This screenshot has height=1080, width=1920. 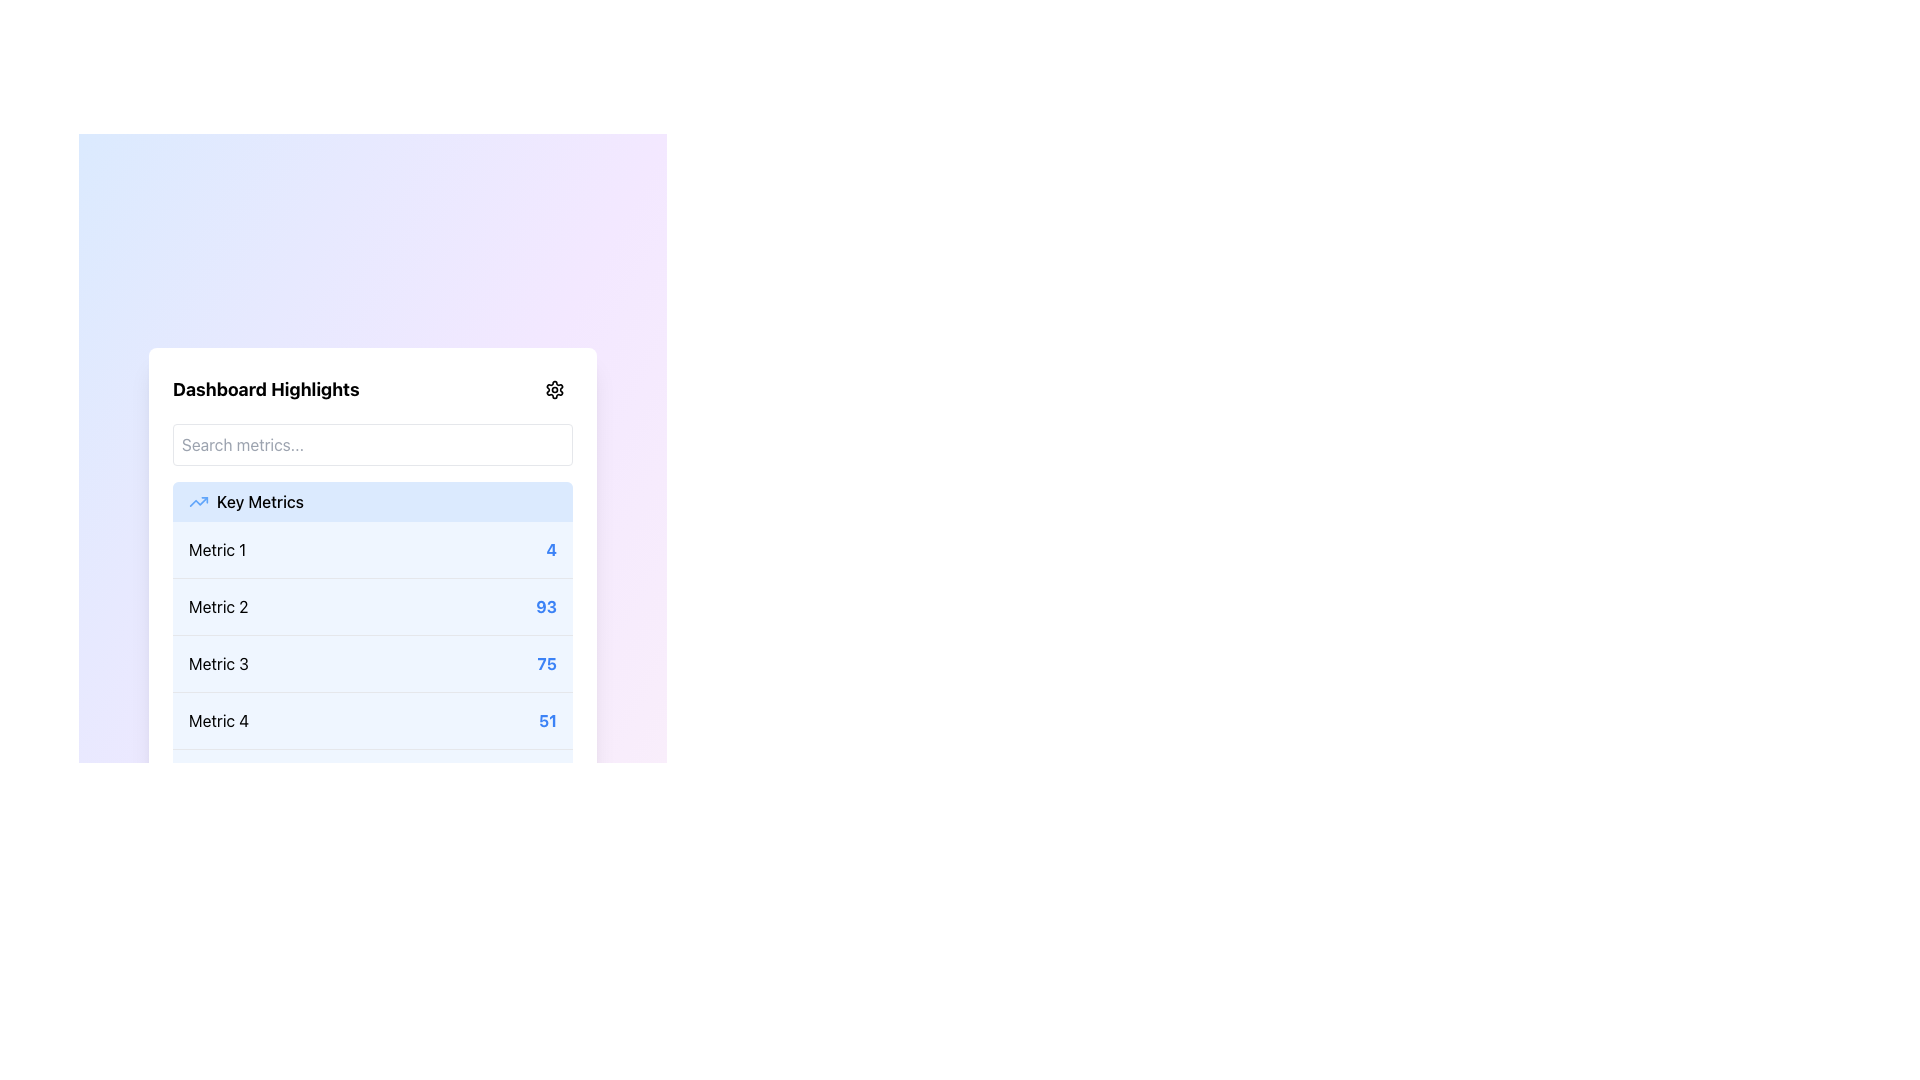 What do you see at coordinates (551, 550) in the screenshot?
I see `numeric value displayed in the Text Label positioned at the top right of the 'Metric 1' row in the 'Key Metrics' list` at bounding box center [551, 550].